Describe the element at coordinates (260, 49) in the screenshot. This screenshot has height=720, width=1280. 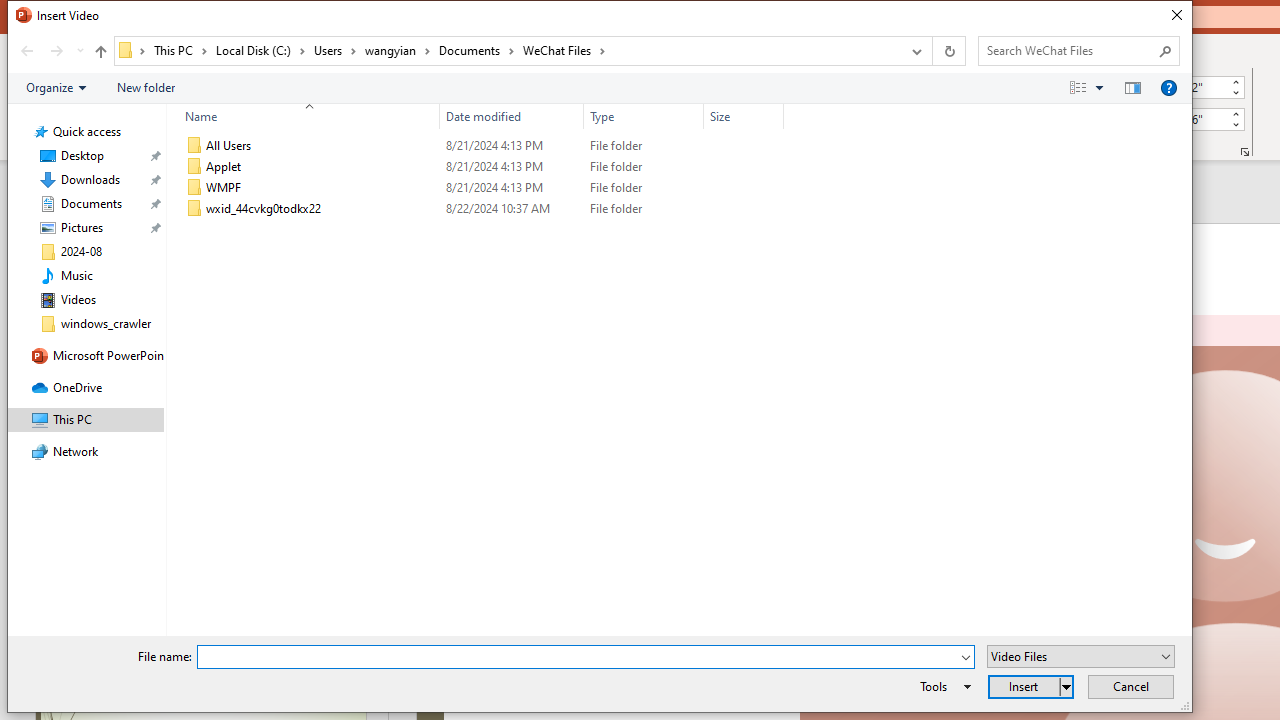
I see `'Local Disk (C:)'` at that location.